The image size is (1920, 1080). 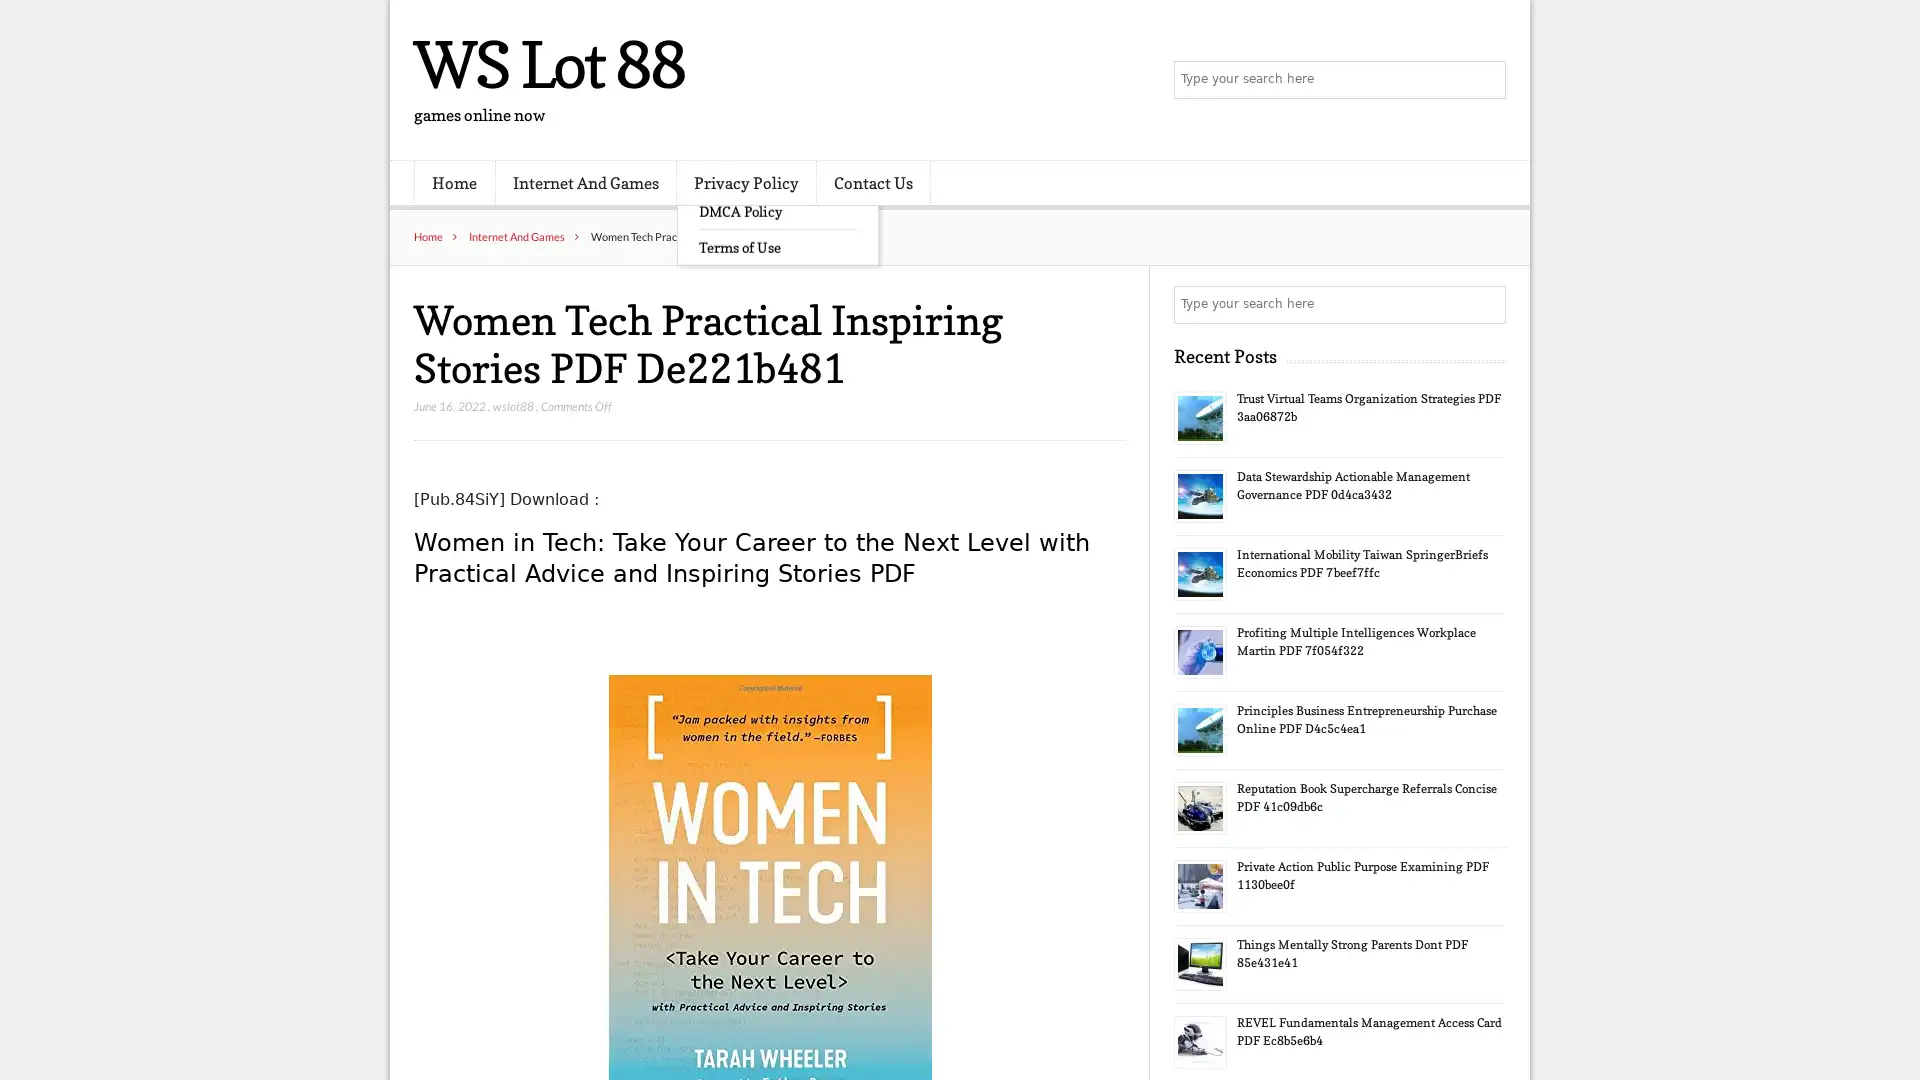 What do you see at coordinates (1485, 80) in the screenshot?
I see `Search` at bounding box center [1485, 80].